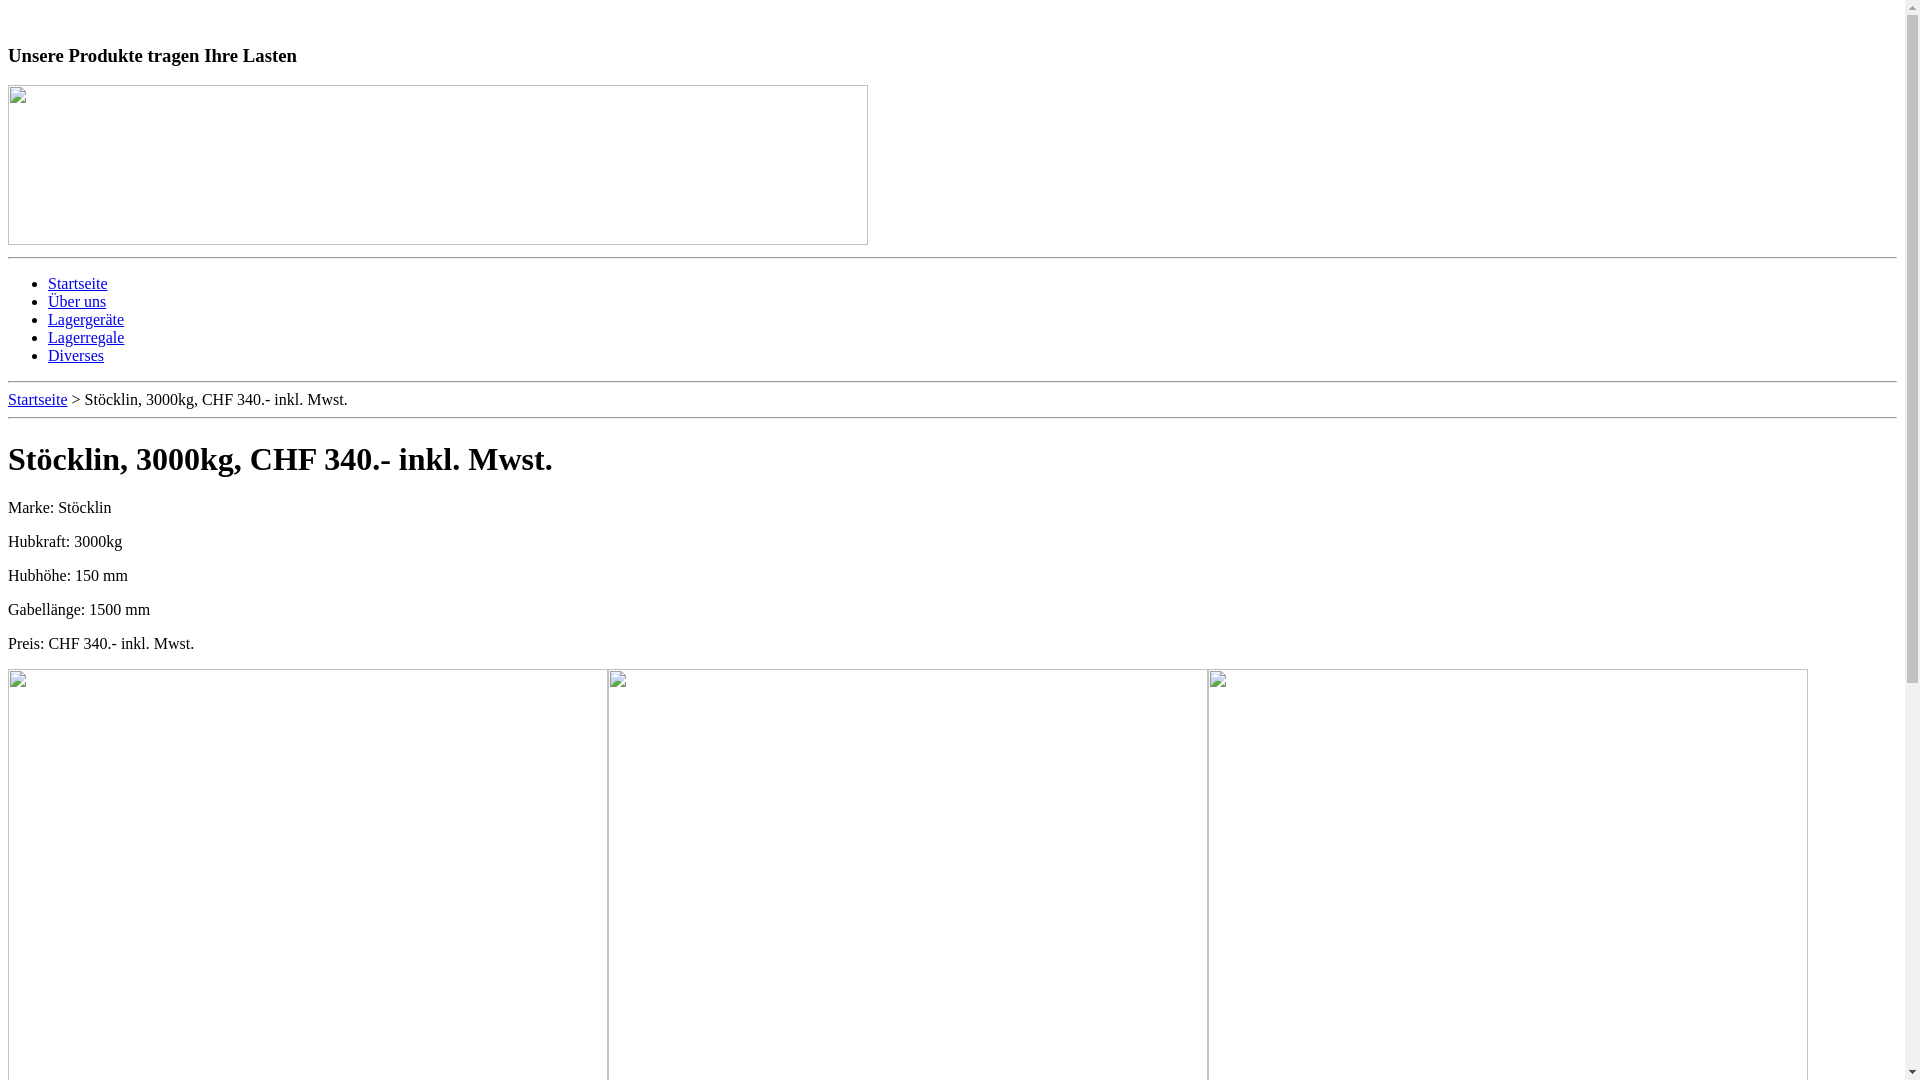  Describe the element at coordinates (85, 336) in the screenshot. I see `'Lagerregale'` at that location.